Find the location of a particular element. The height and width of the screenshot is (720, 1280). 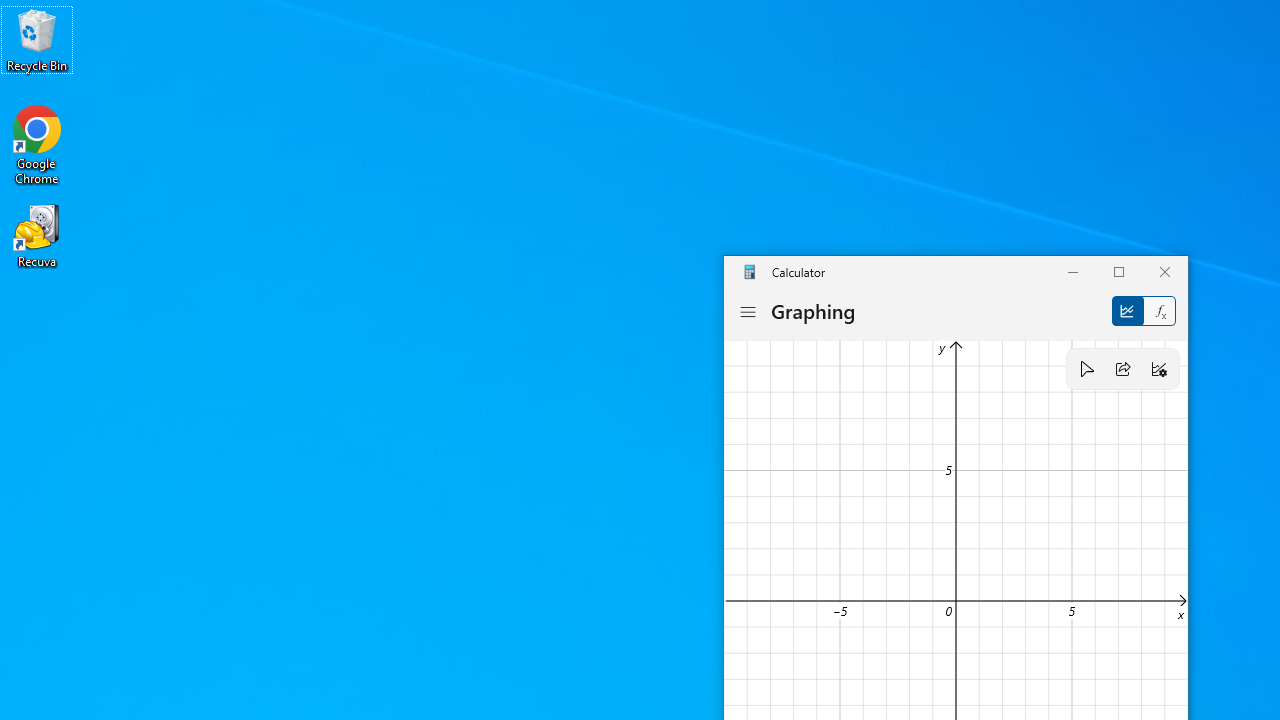

'Recuva' is located at coordinates (37, 234).